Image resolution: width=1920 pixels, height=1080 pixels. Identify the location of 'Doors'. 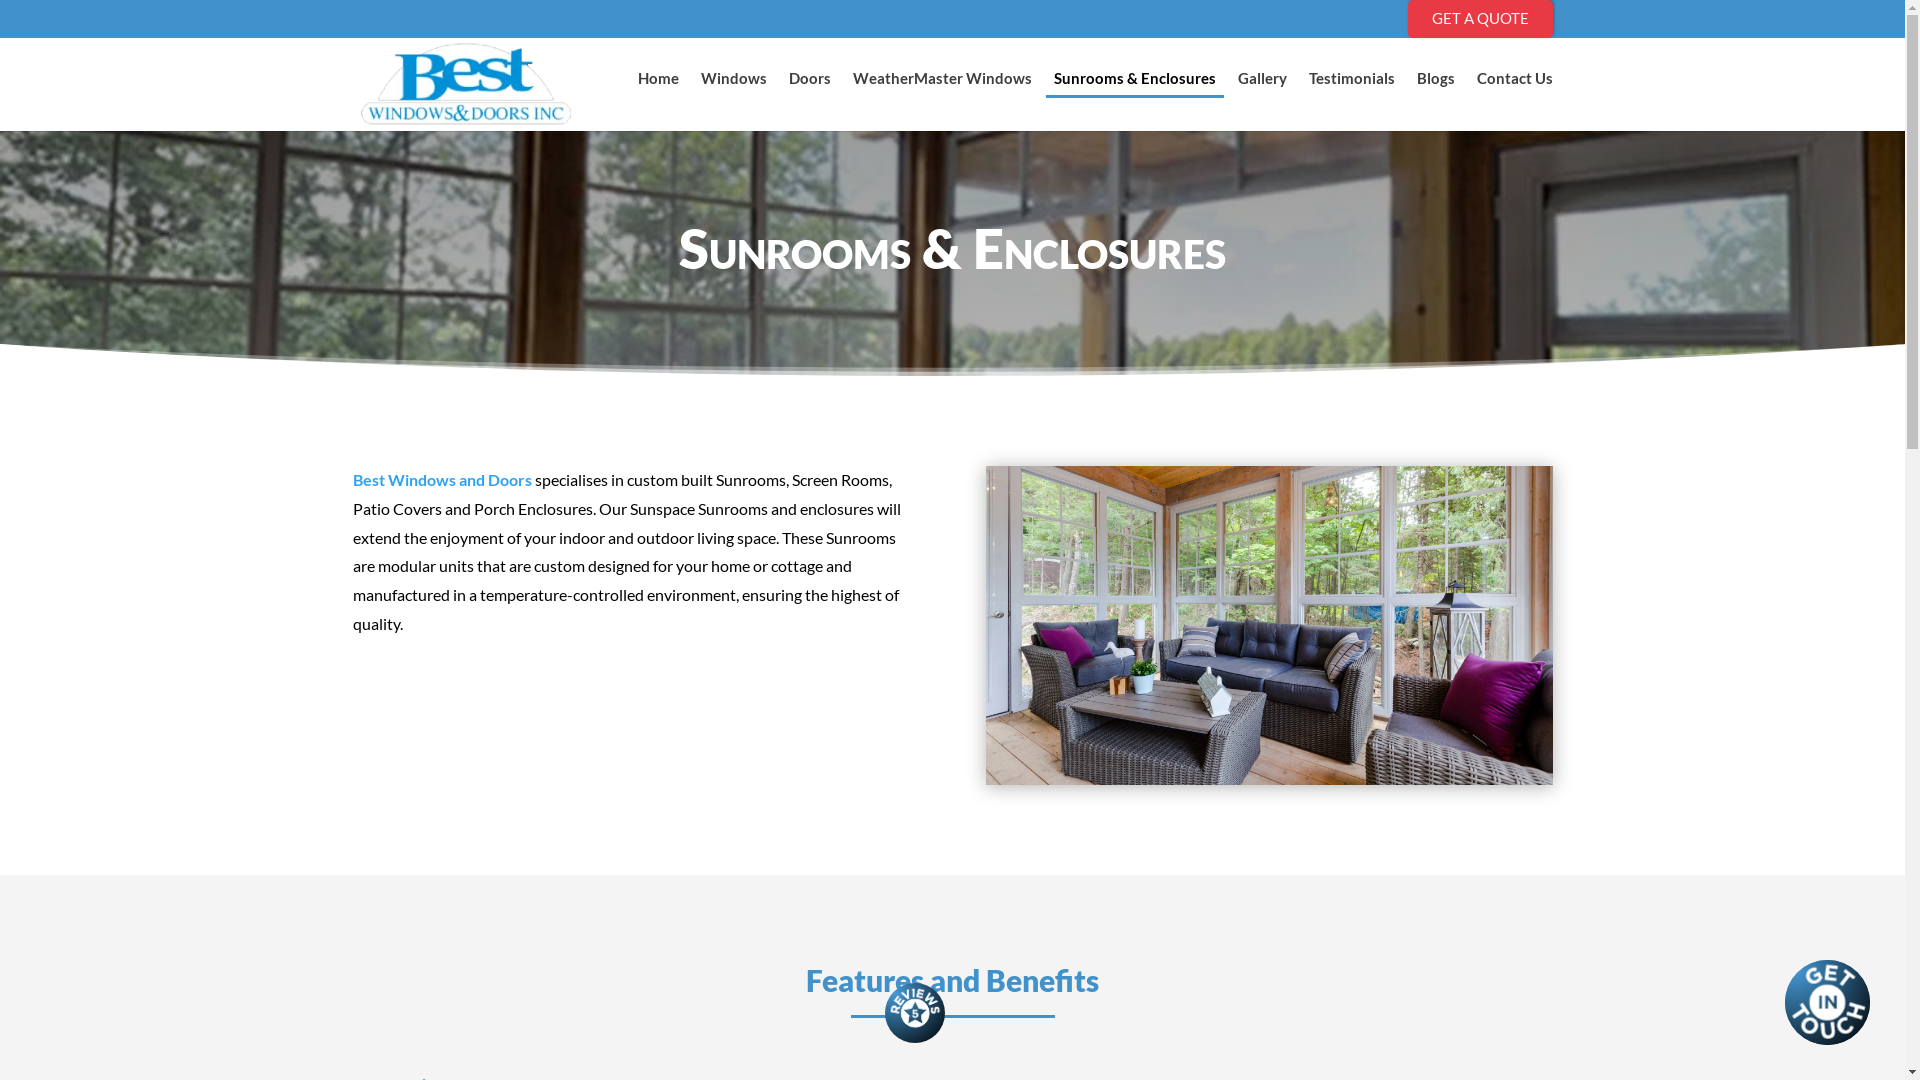
(786, 94).